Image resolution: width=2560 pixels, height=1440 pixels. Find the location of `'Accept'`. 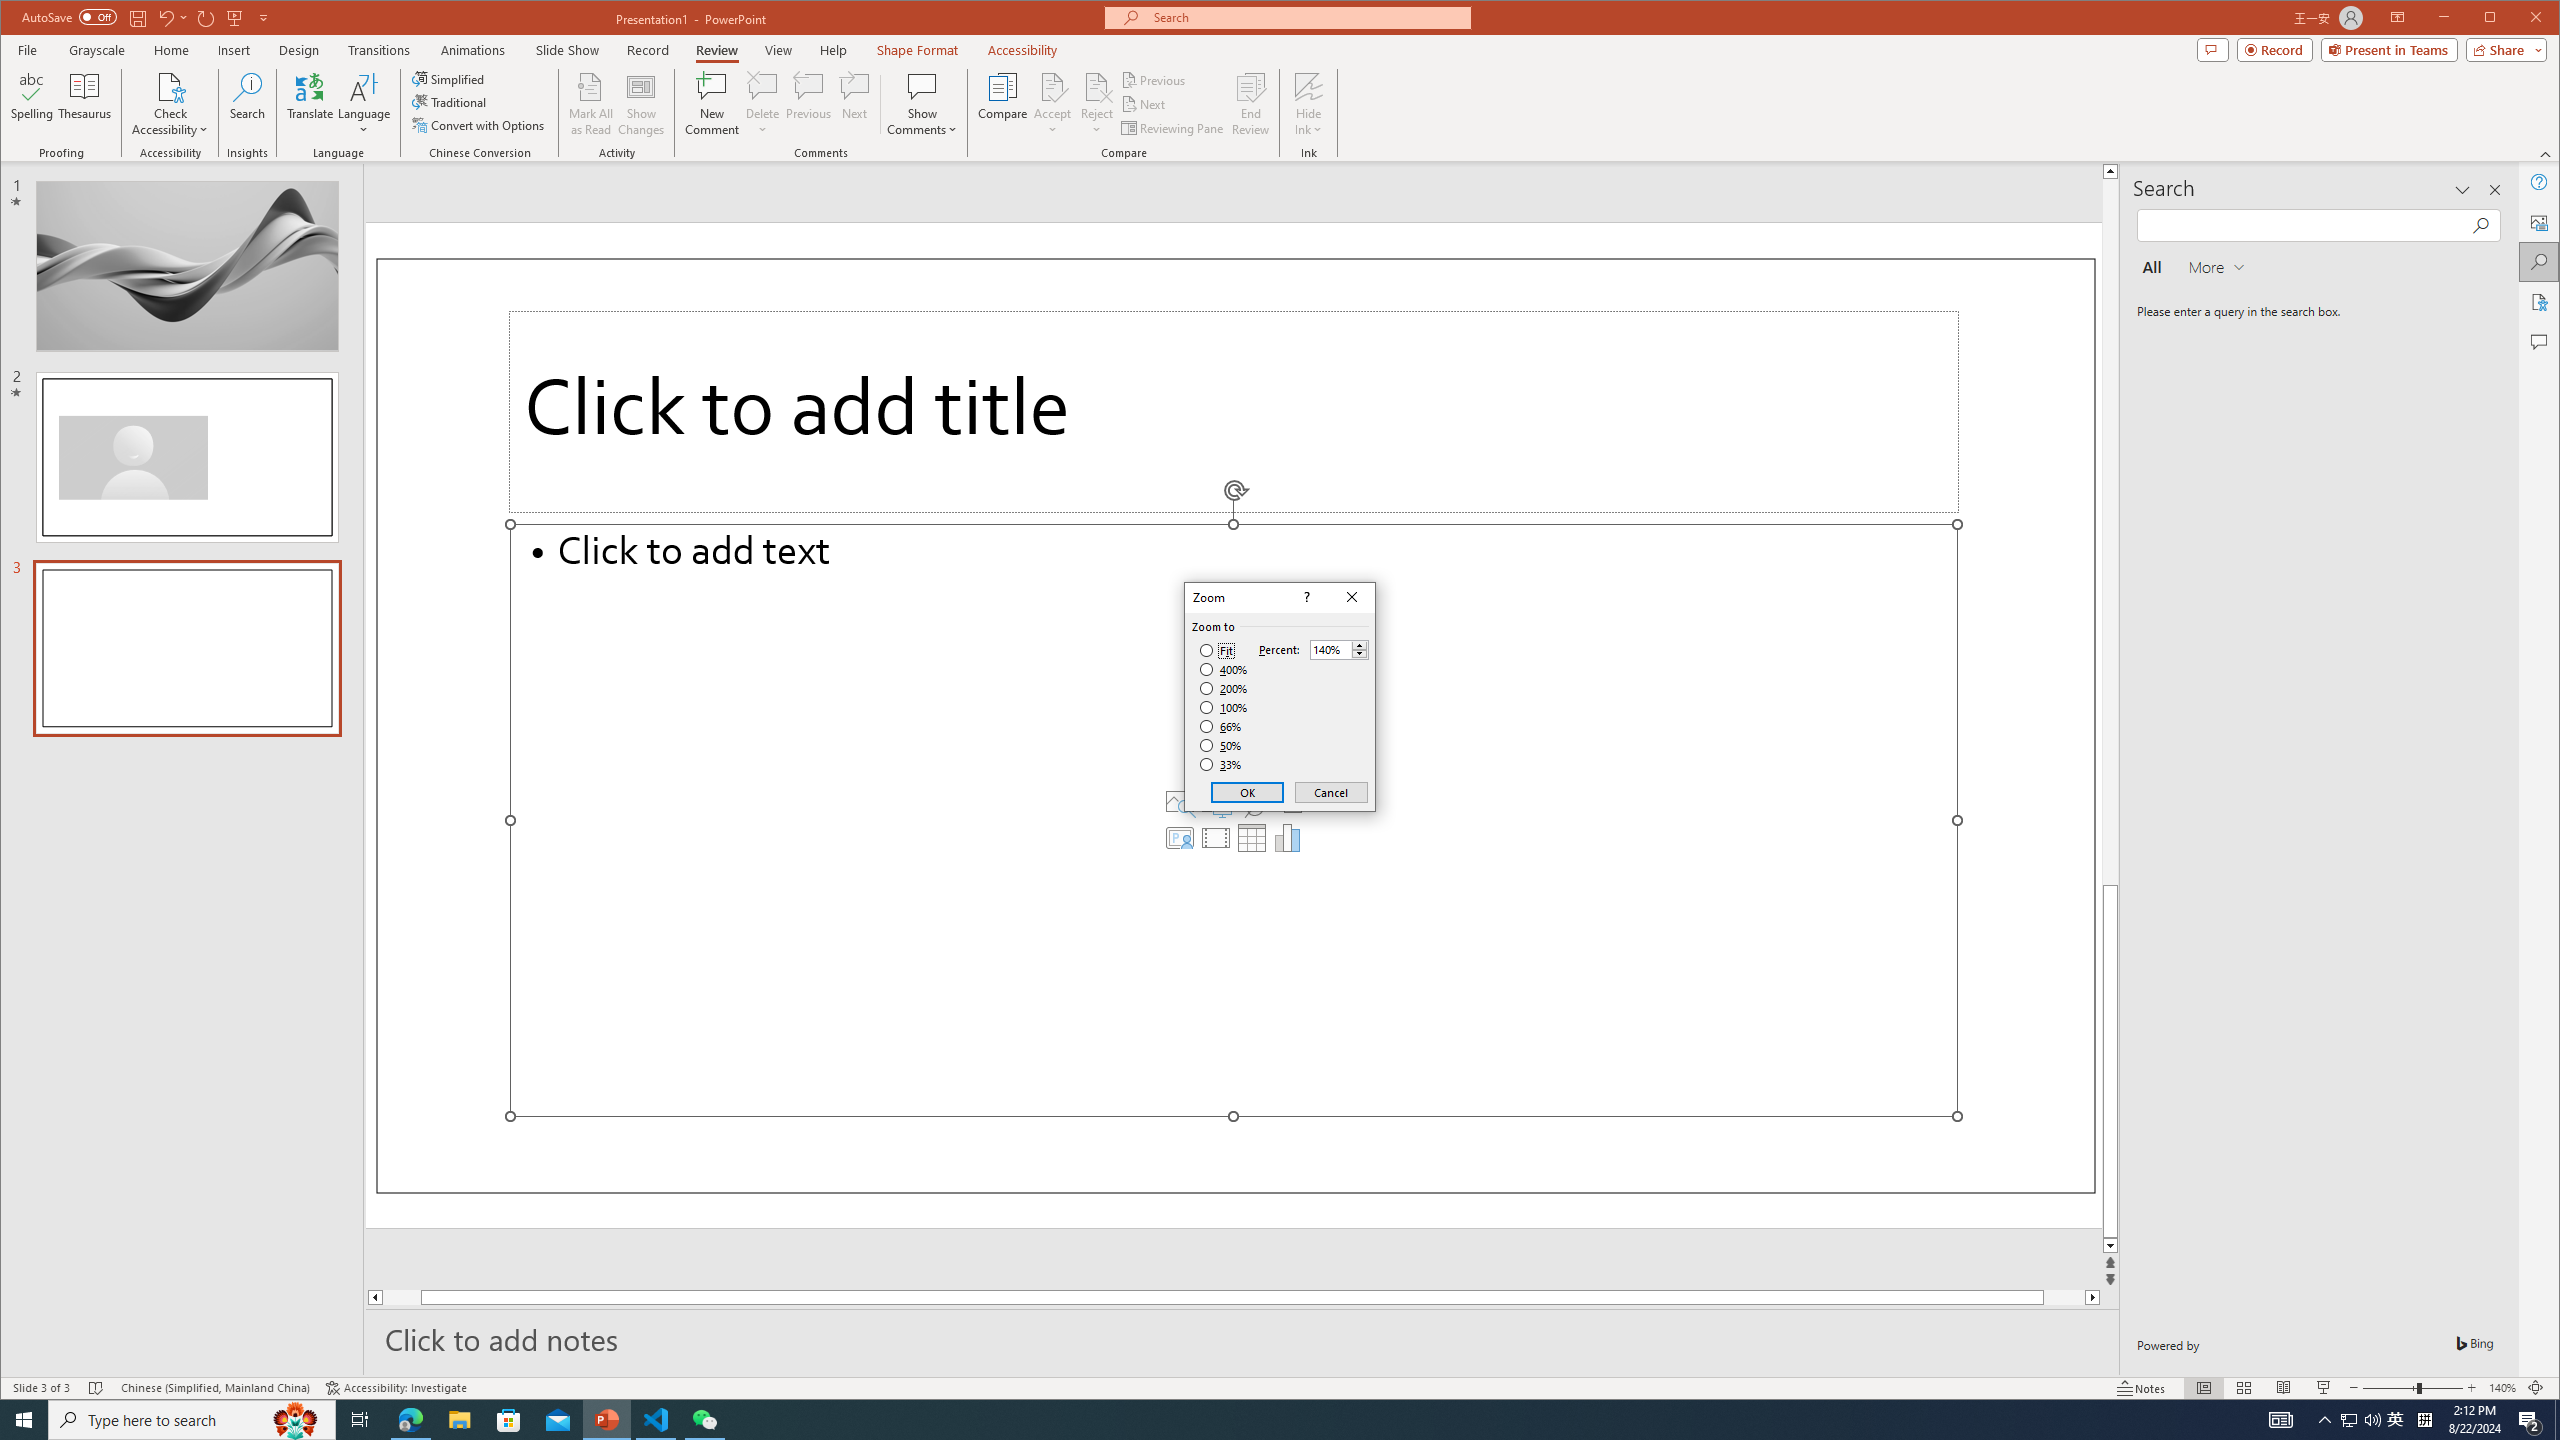

'Accept' is located at coordinates (1052, 103).